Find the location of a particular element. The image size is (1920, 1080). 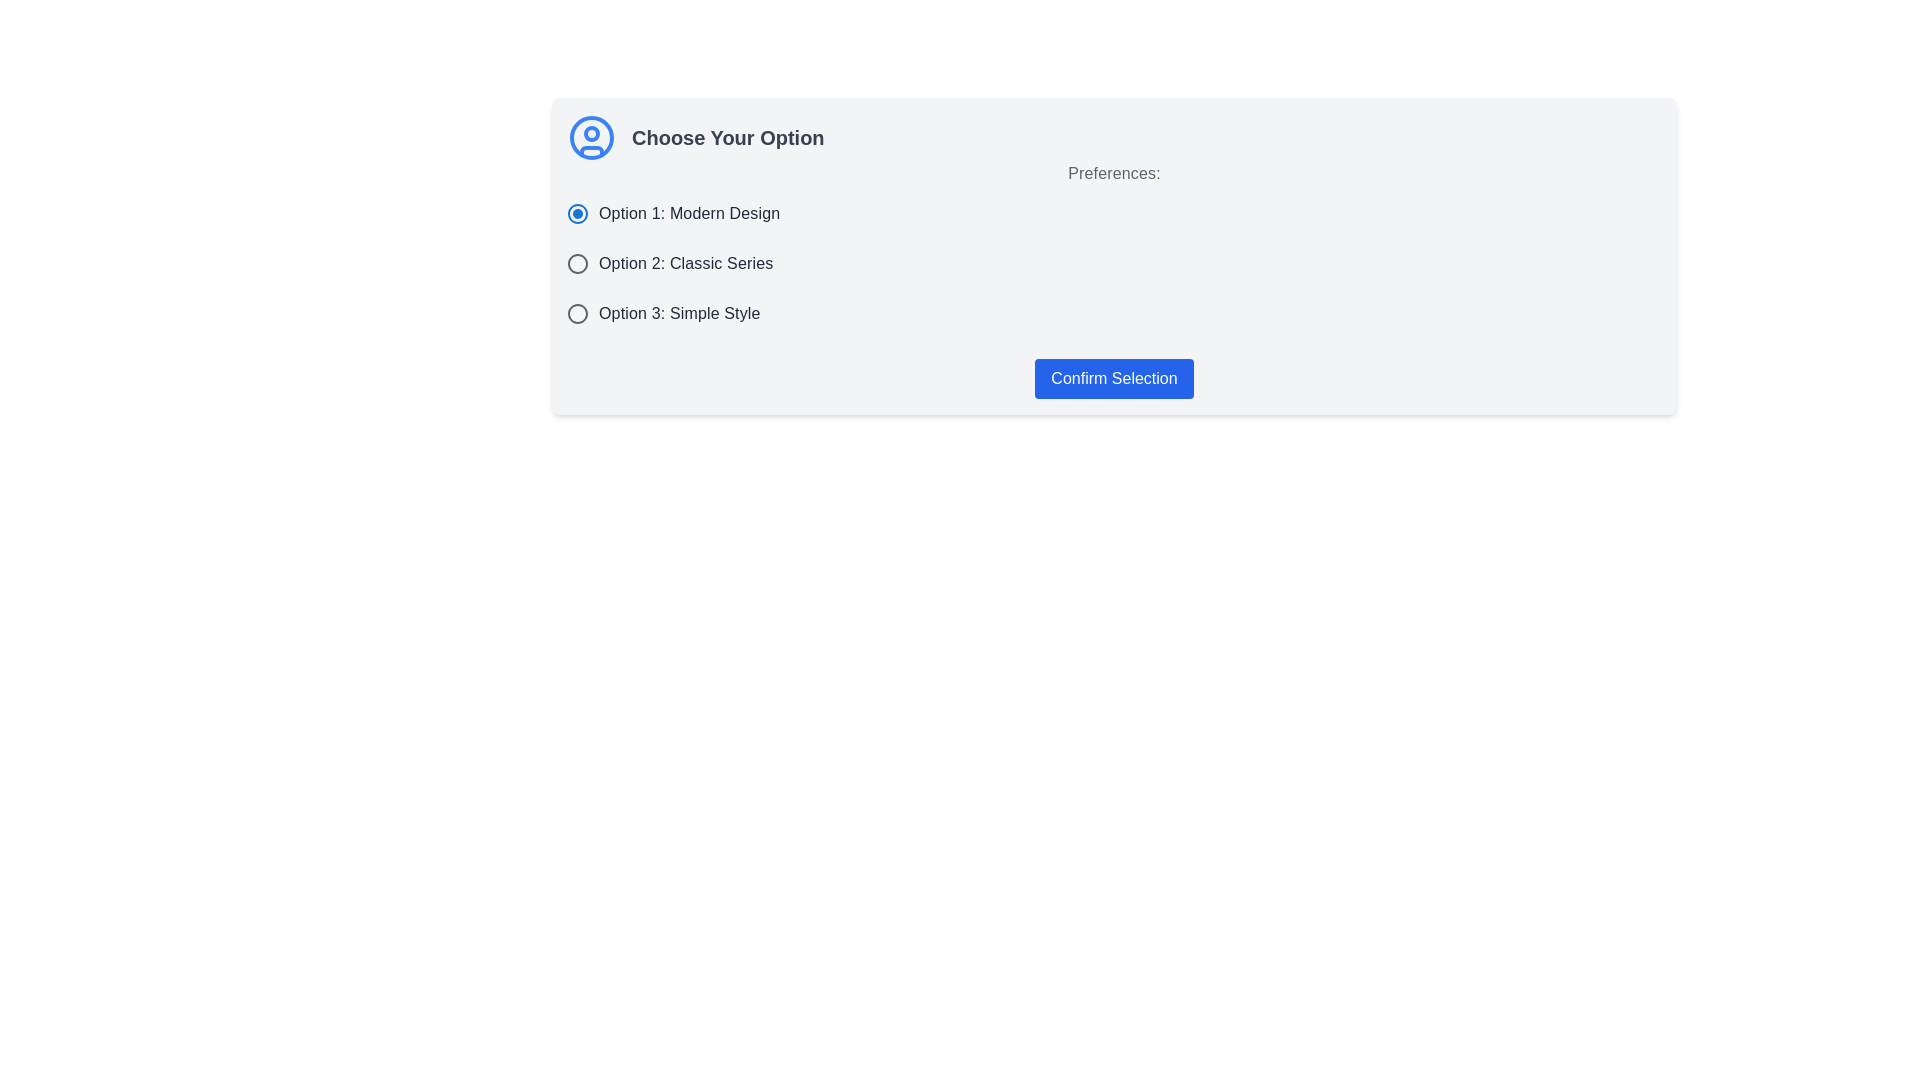

the selected radio button that is styled with a bold outer ring and a filled inner circle, adjacent to the label 'Option 3: Simple Style' is located at coordinates (576, 313).